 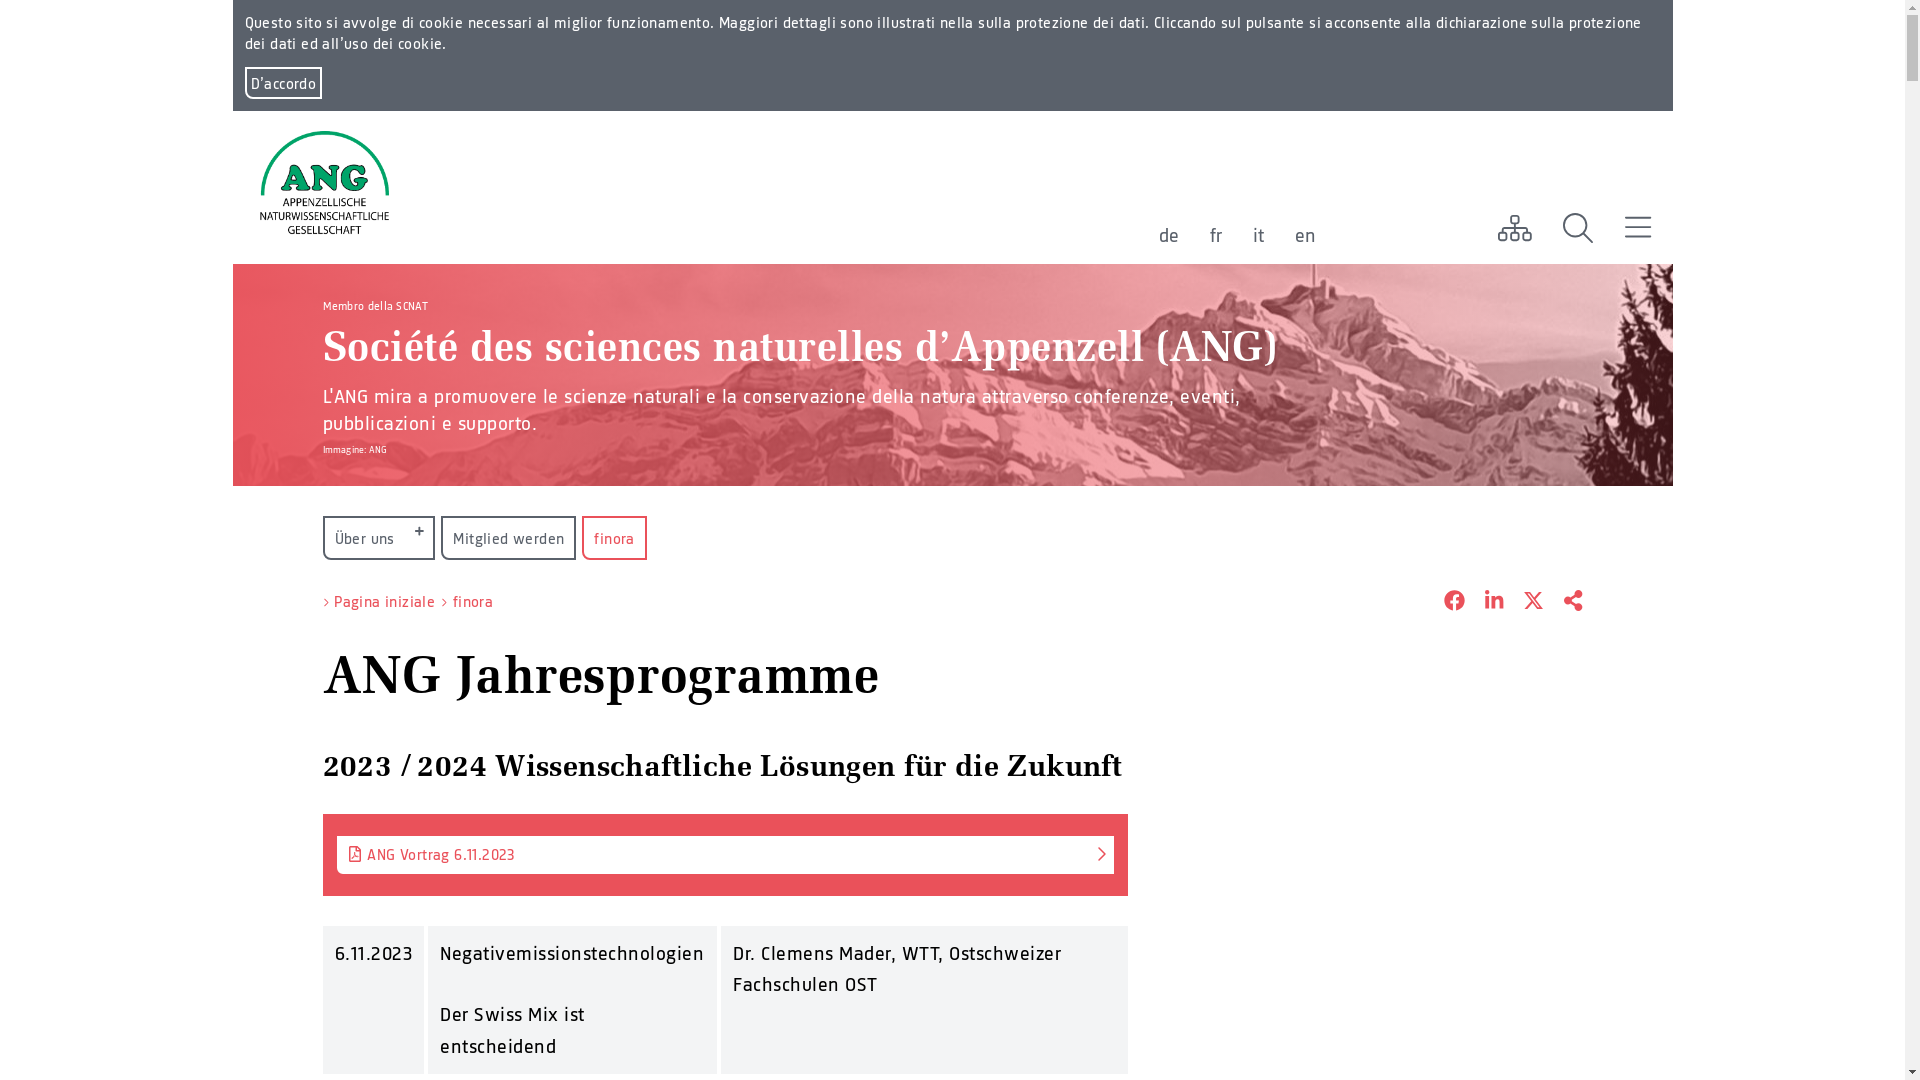 What do you see at coordinates (1079, 22) in the screenshot?
I see `'protezione dei dati'` at bounding box center [1079, 22].